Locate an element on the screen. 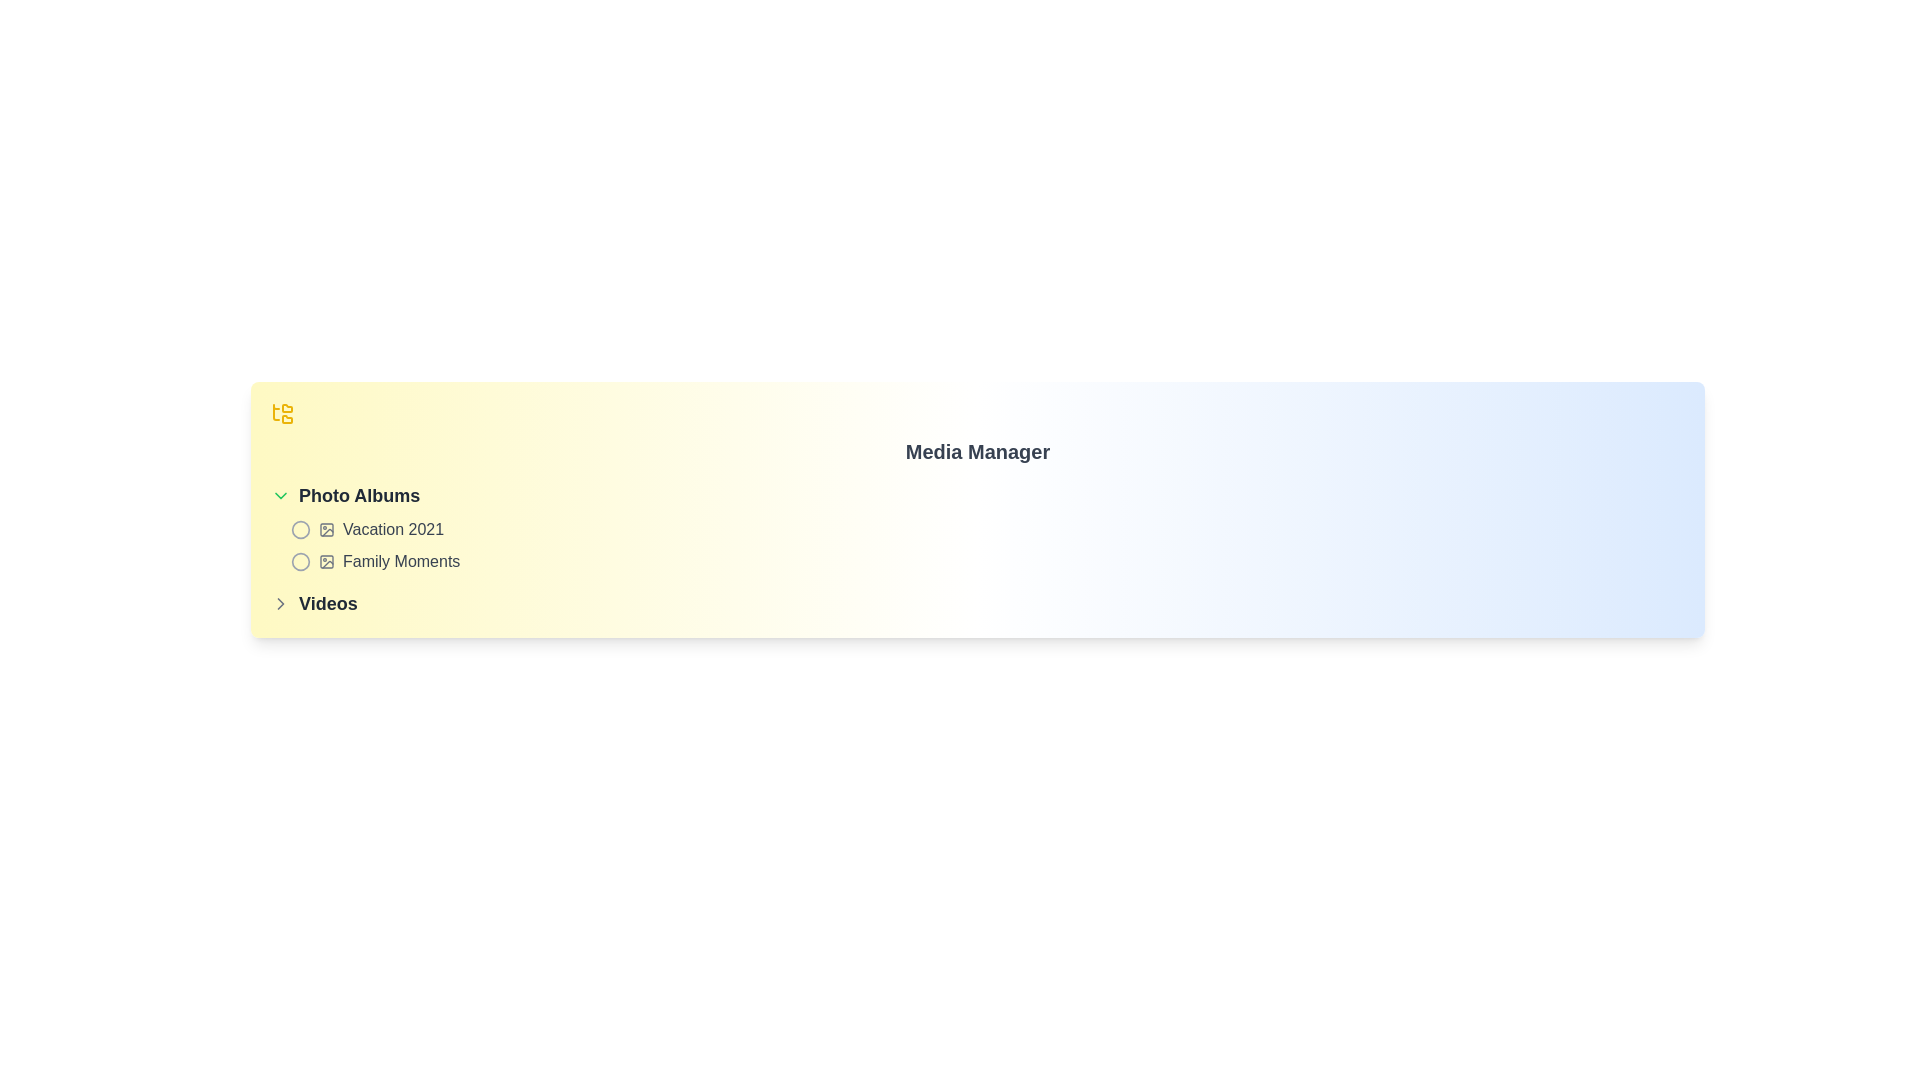 This screenshot has height=1080, width=1920. the small icon with a gray outline, which features a square border with rounded corners and a diagonal line intersecting a central circle, located next to the text 'Vacation 2021' in the 'Photo Albums' section is located at coordinates (326, 528).